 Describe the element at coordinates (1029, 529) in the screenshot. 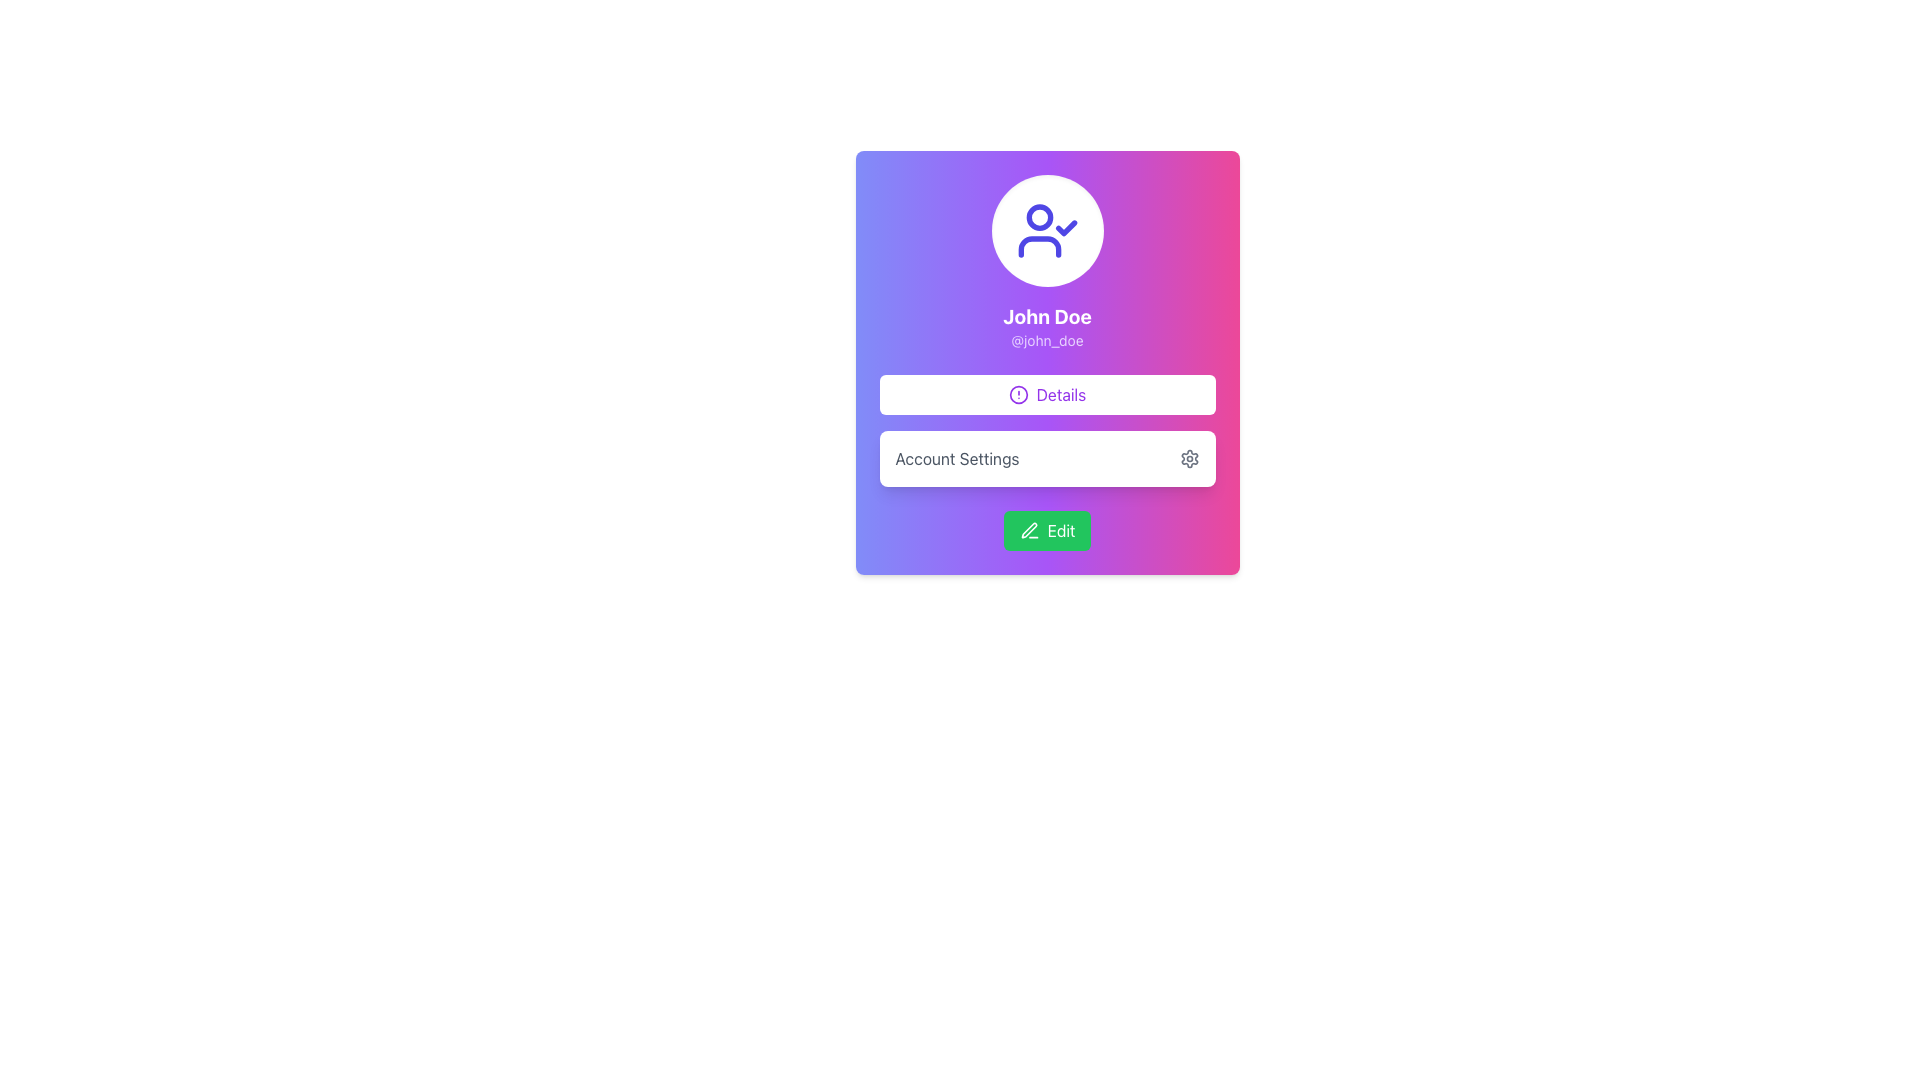

I see `the sleek, minimalist pen icon located next to the 'Account Settings' label in the user profile card` at that location.